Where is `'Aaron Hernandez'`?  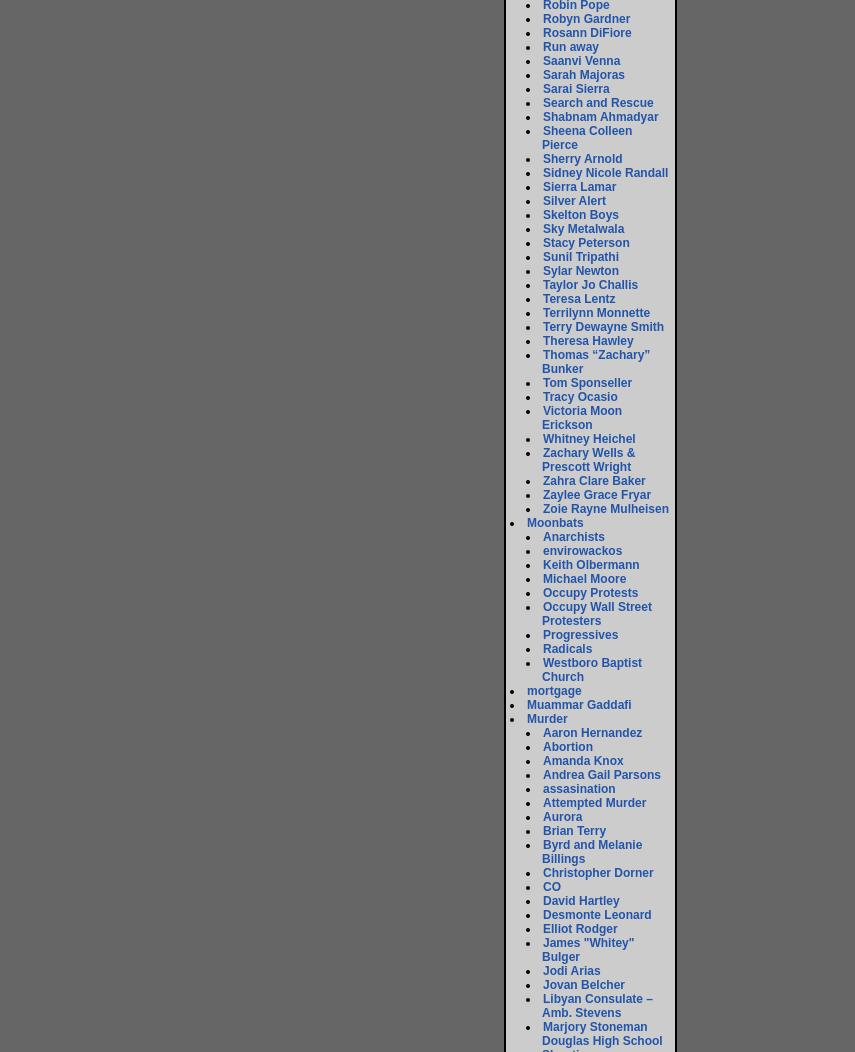 'Aaron Hernandez' is located at coordinates (543, 733).